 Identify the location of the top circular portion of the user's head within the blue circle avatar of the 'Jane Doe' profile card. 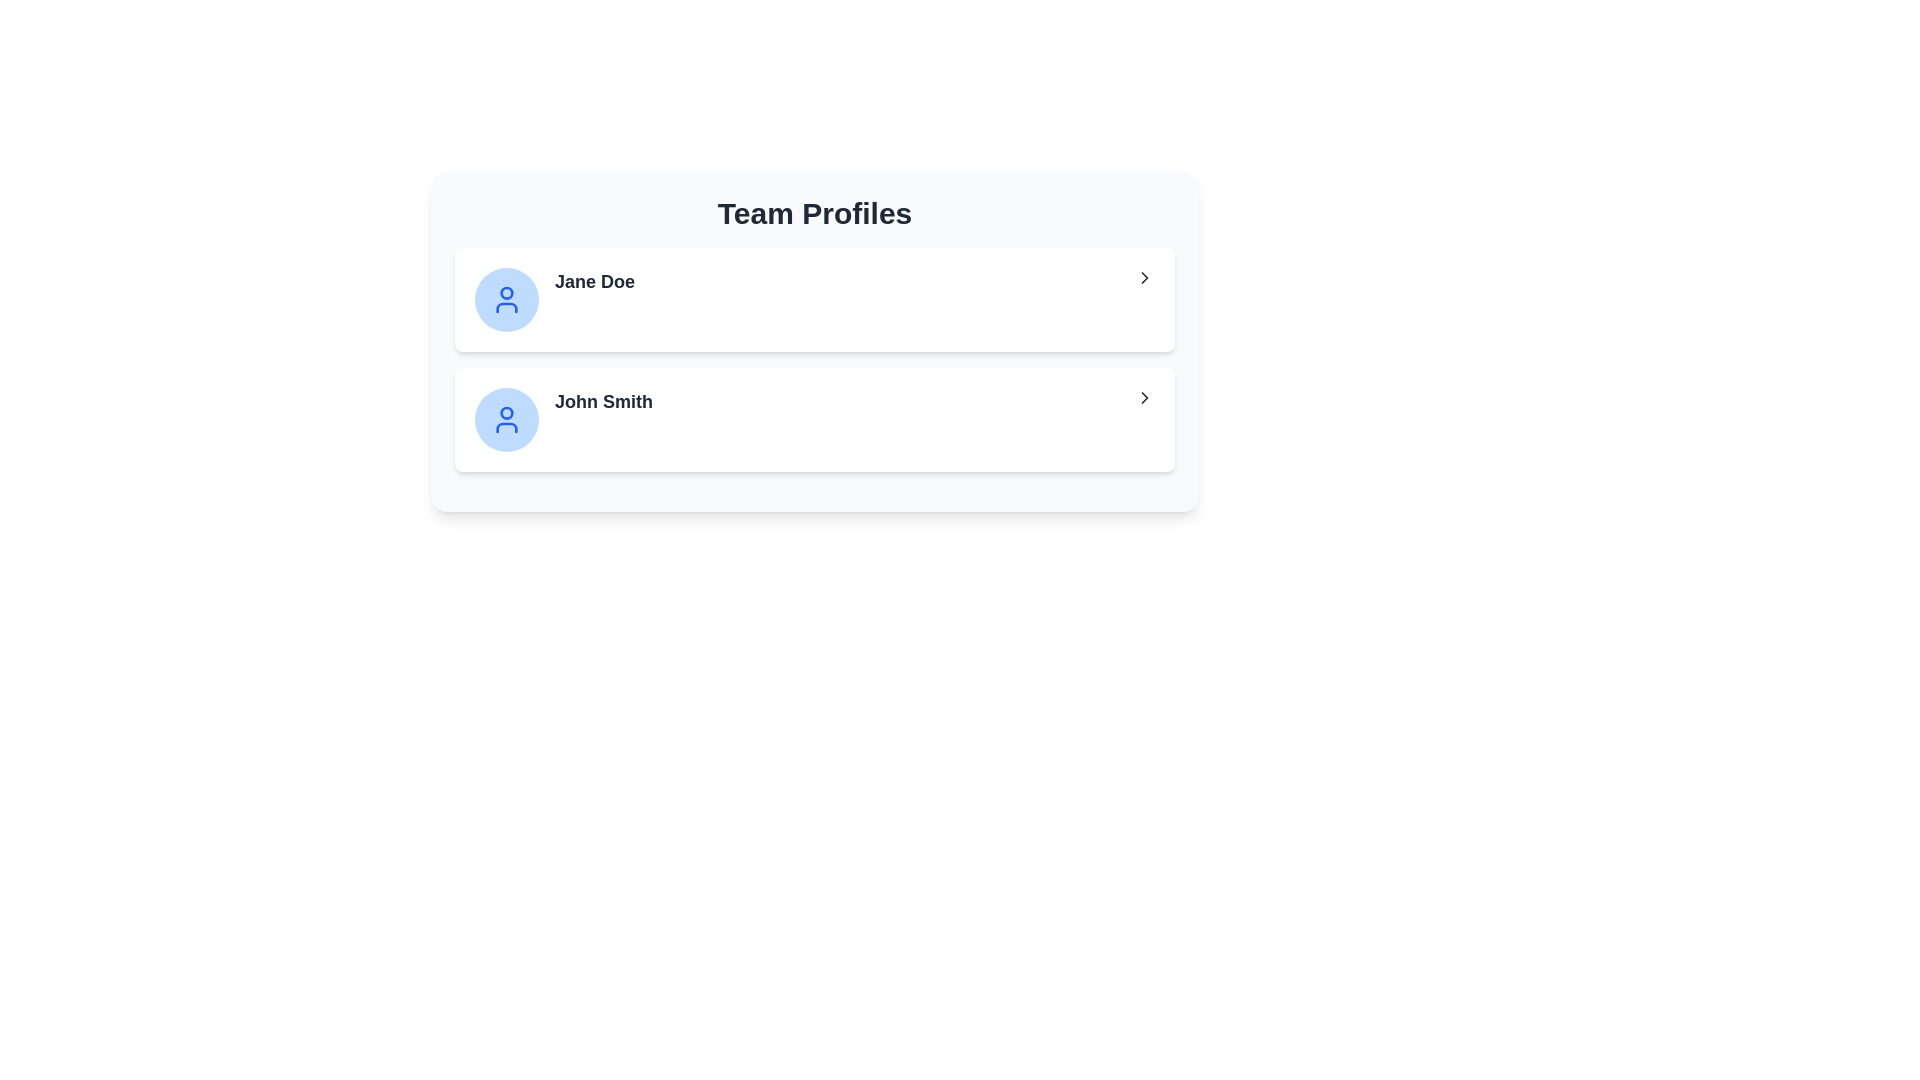
(507, 293).